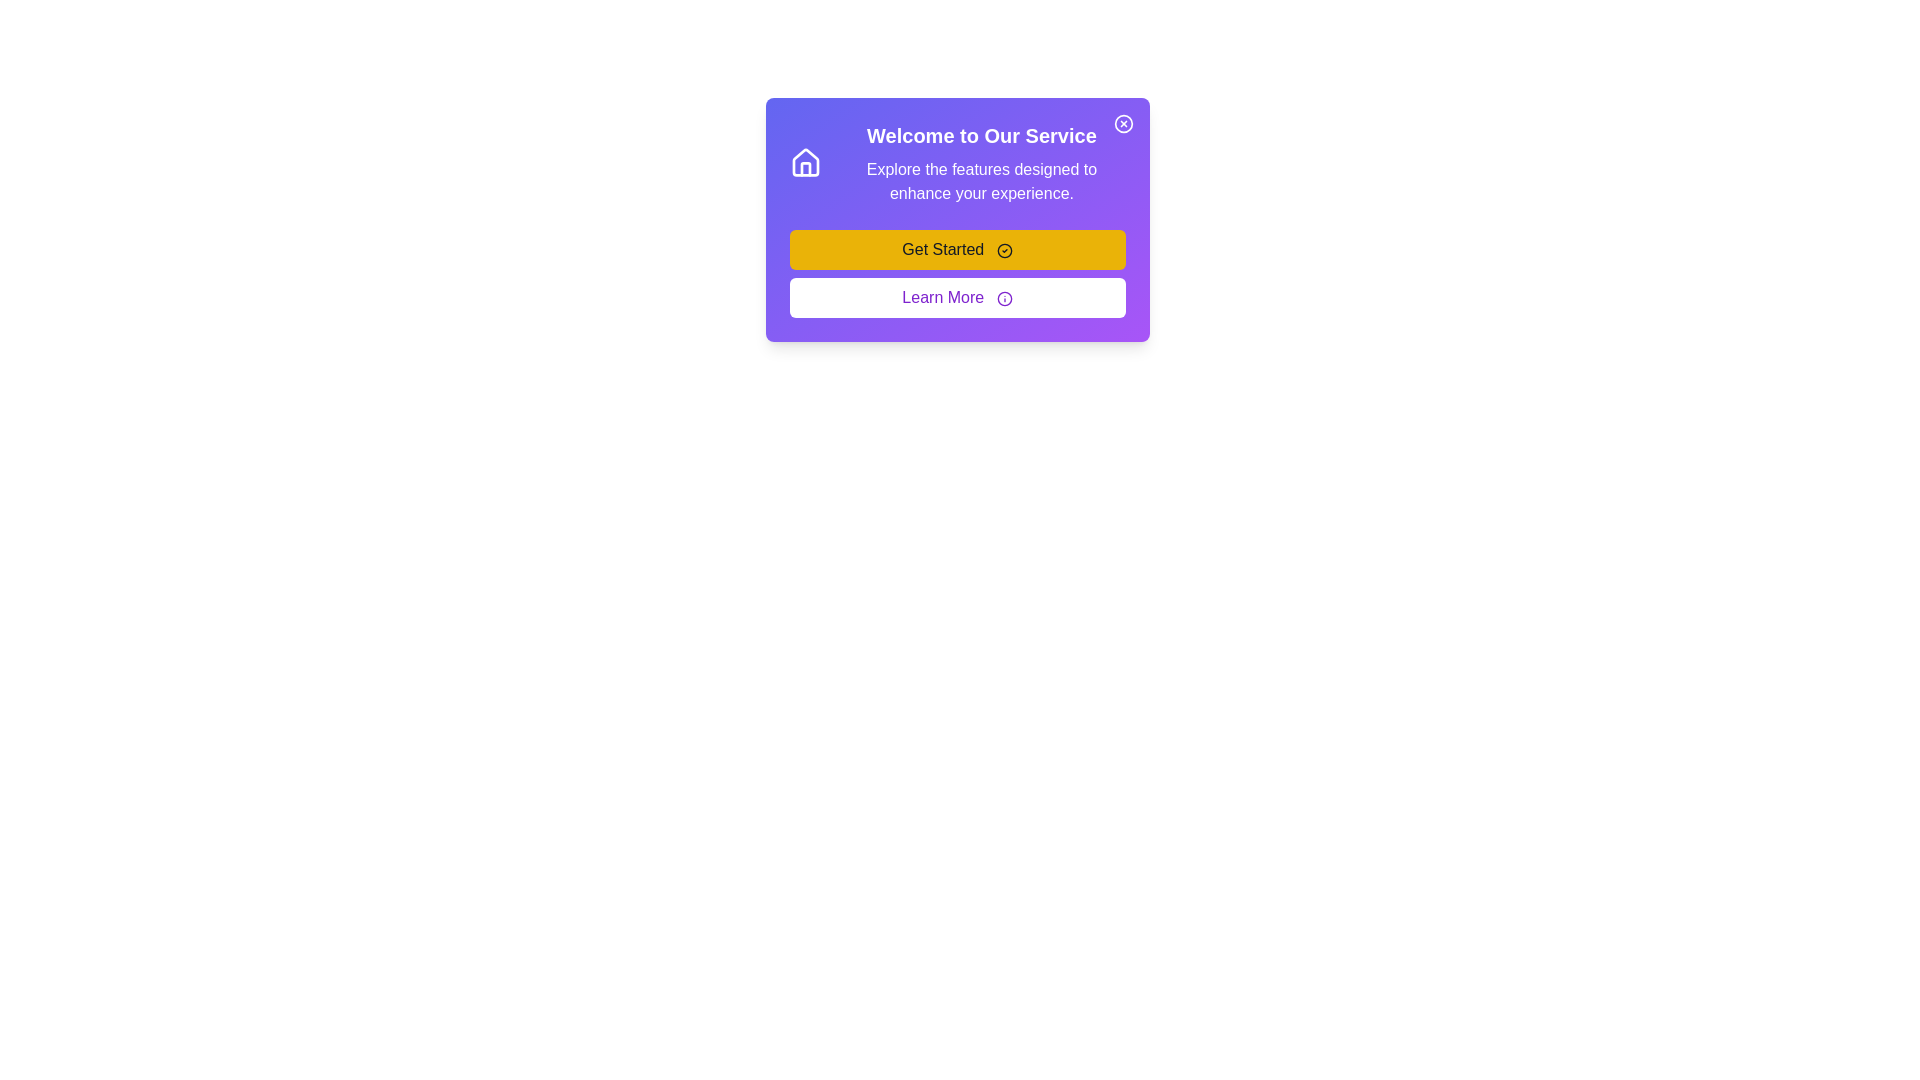  Describe the element at coordinates (1004, 249) in the screenshot. I see `the icon located to the right end of the 'Get Started' button, which visually reinforces a successful call-to-action` at that location.